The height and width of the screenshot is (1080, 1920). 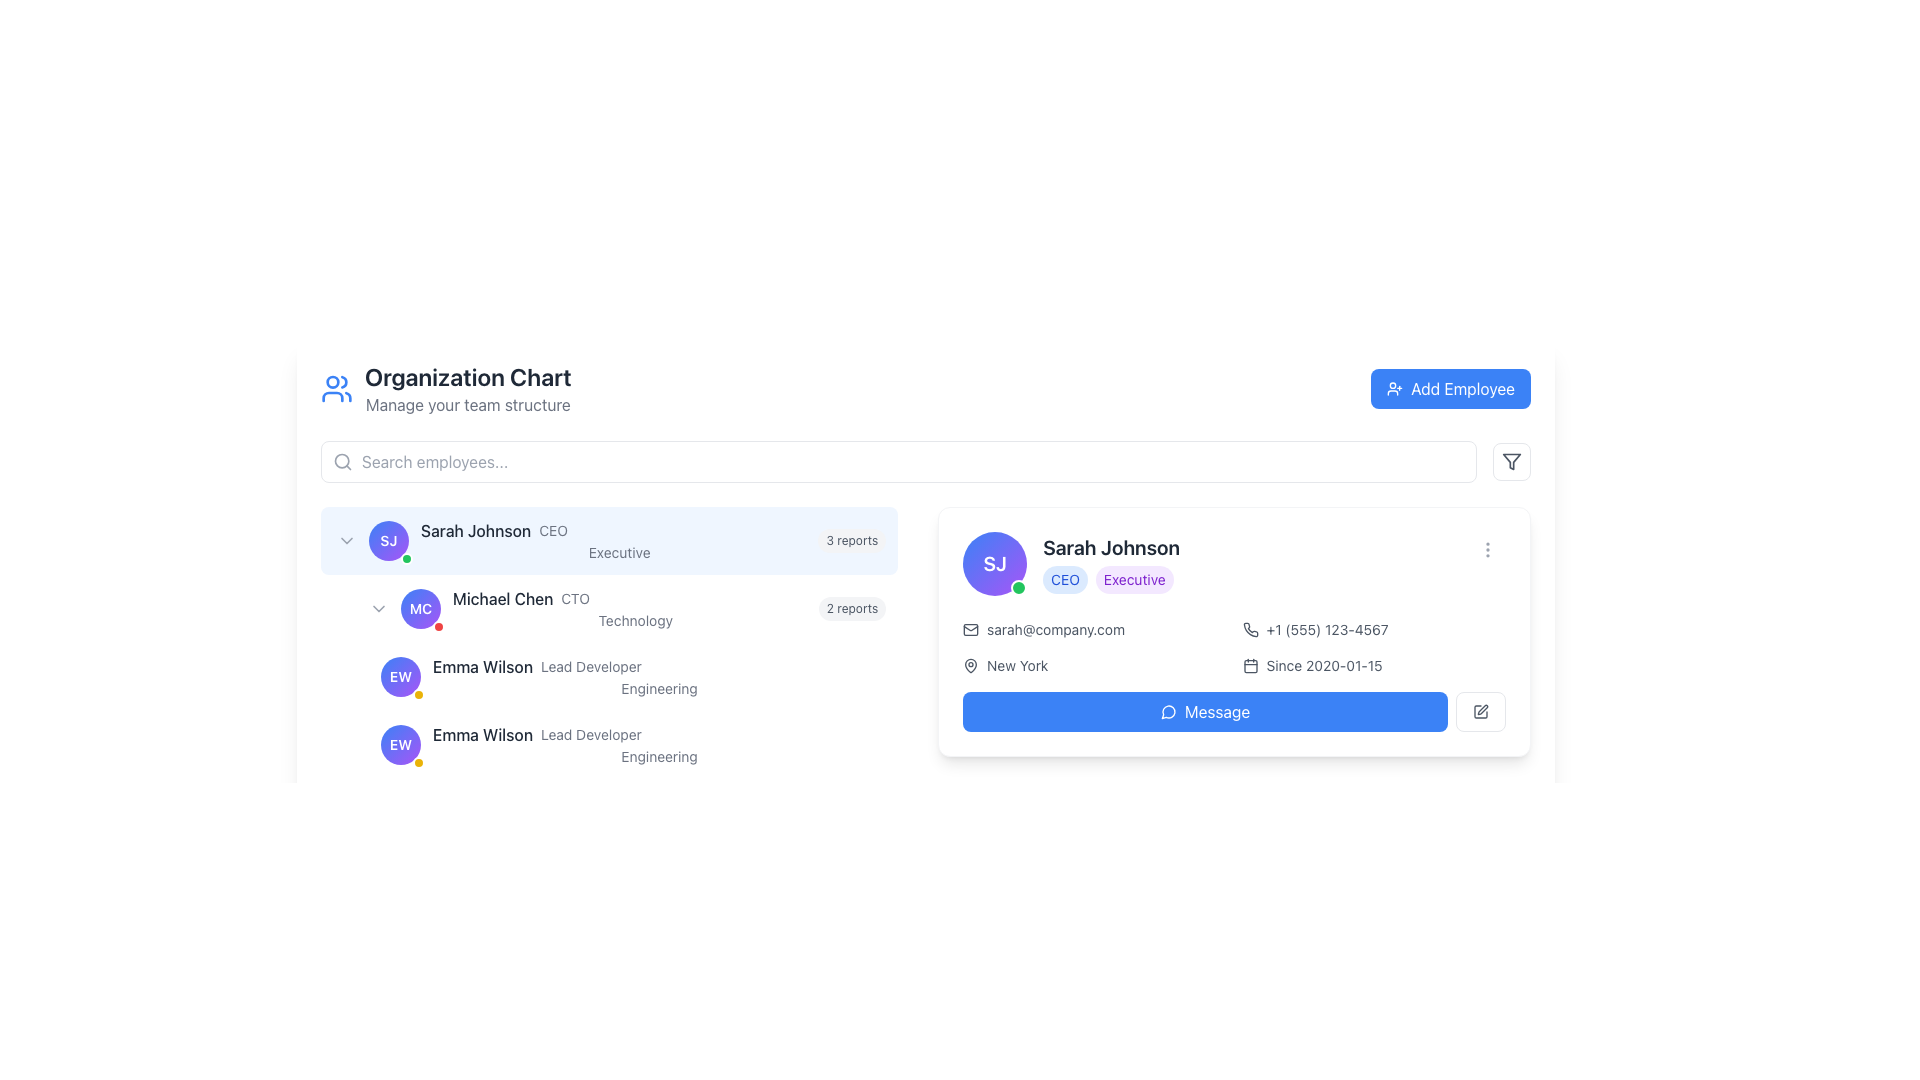 What do you see at coordinates (1233, 711) in the screenshot?
I see `the blue rectangular button with rounded corners labeled 'Message' to provide visual feedback` at bounding box center [1233, 711].